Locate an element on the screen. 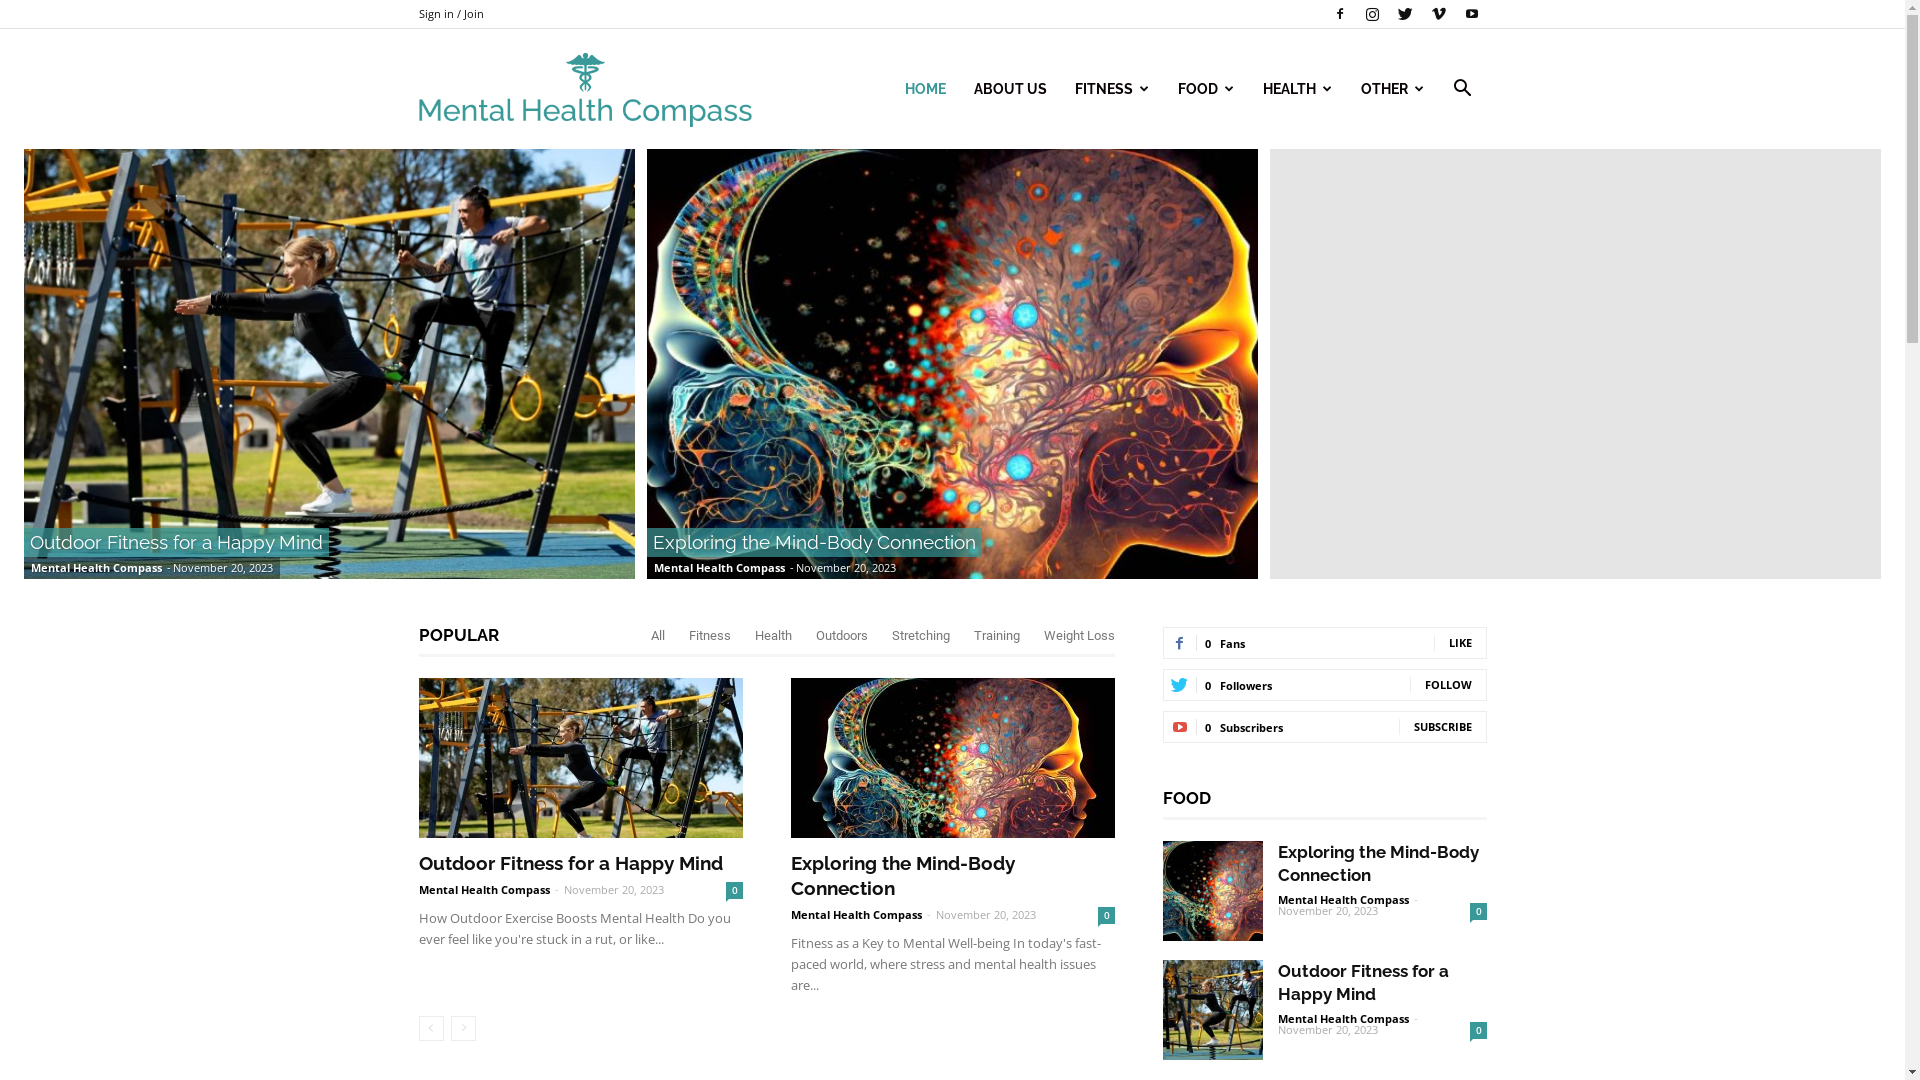 Image resolution: width=1920 pixels, height=1080 pixels. 'Fitness' is located at coordinates (709, 635).